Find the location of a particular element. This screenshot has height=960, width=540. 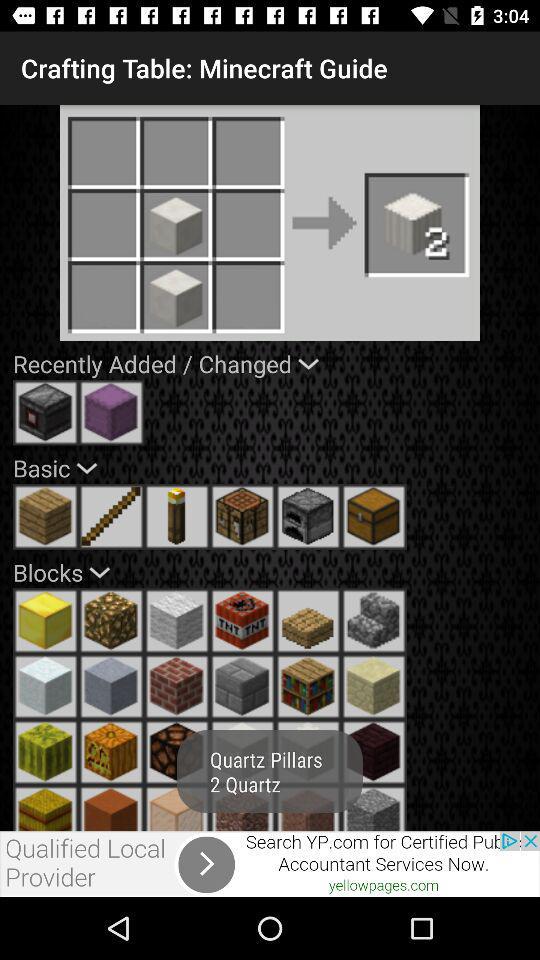

choose option is located at coordinates (374, 808).